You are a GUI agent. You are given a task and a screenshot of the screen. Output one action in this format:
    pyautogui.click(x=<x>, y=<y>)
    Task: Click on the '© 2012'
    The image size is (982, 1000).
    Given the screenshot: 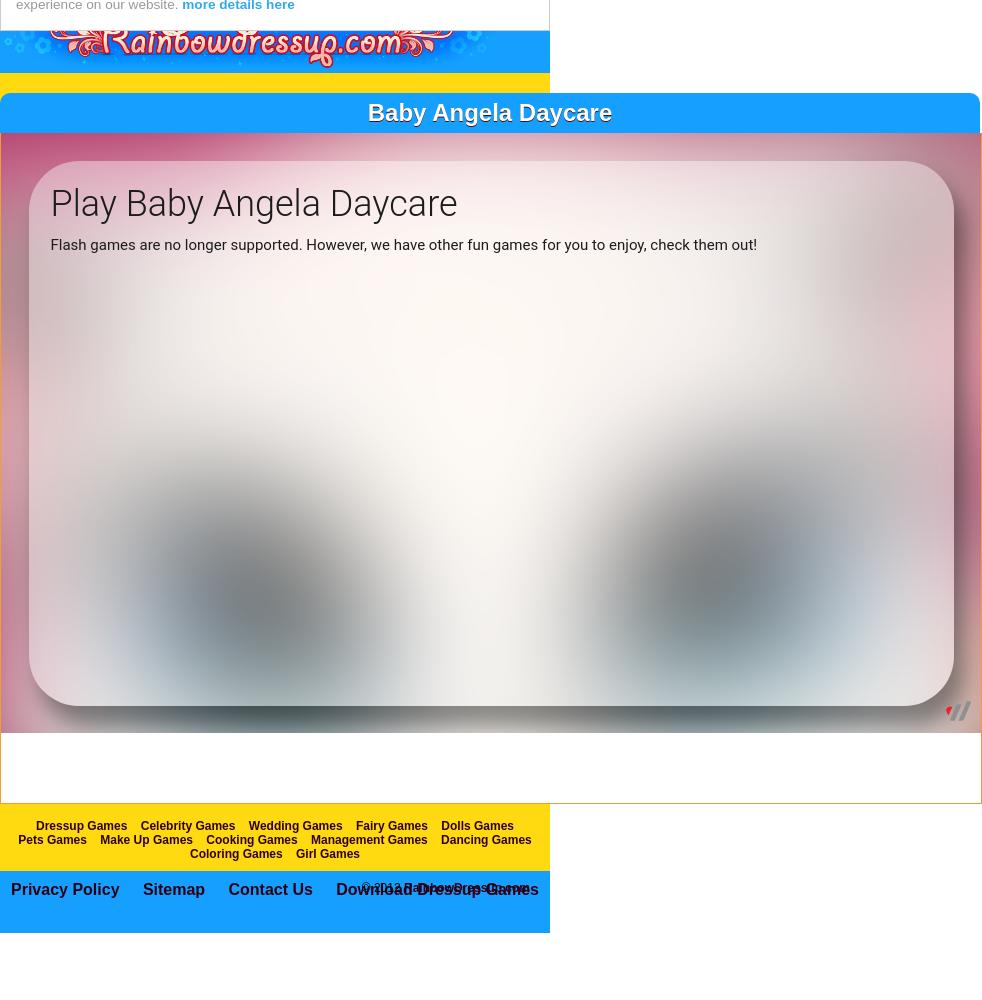 What is the action you would take?
    pyautogui.click(x=381, y=929)
    